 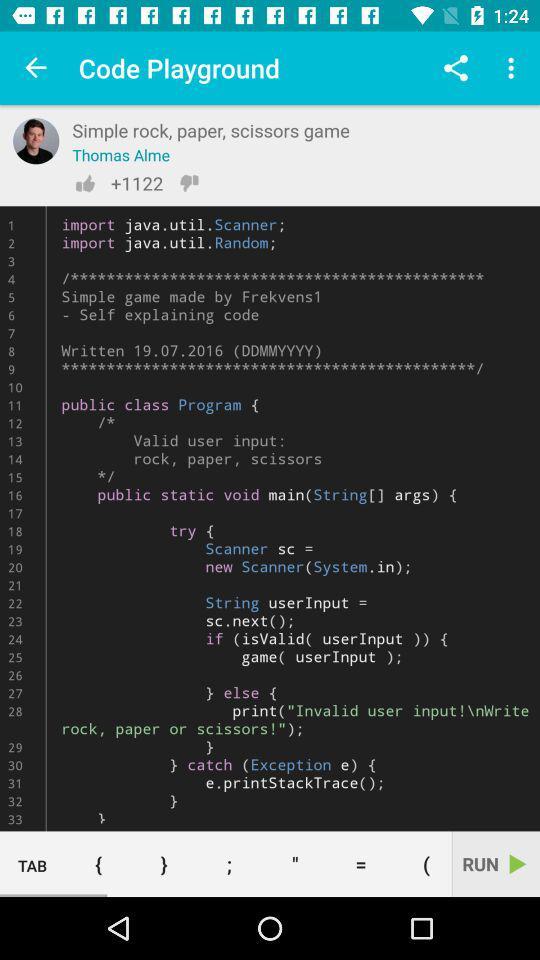 What do you see at coordinates (36, 140) in the screenshot?
I see `authors profile photo` at bounding box center [36, 140].